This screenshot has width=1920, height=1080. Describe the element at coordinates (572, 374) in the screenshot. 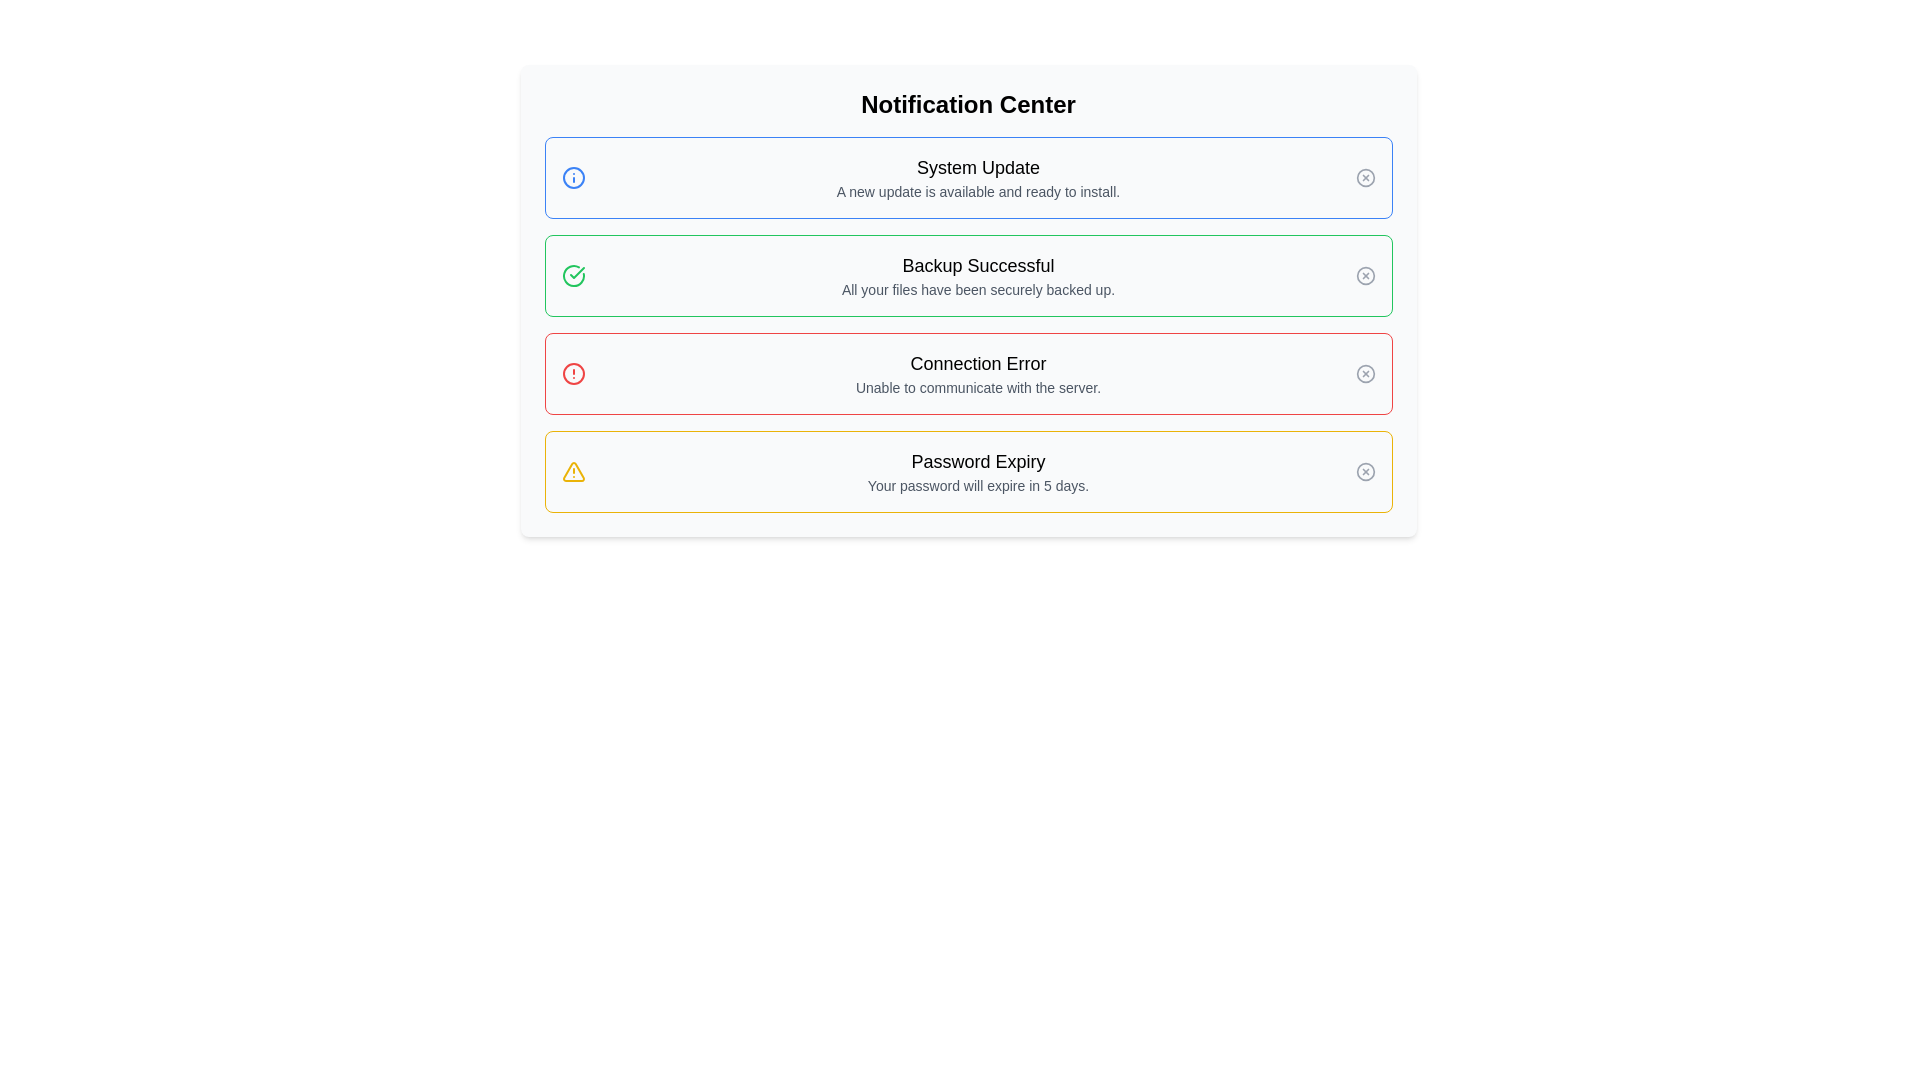

I see `the alert state represented` at that location.